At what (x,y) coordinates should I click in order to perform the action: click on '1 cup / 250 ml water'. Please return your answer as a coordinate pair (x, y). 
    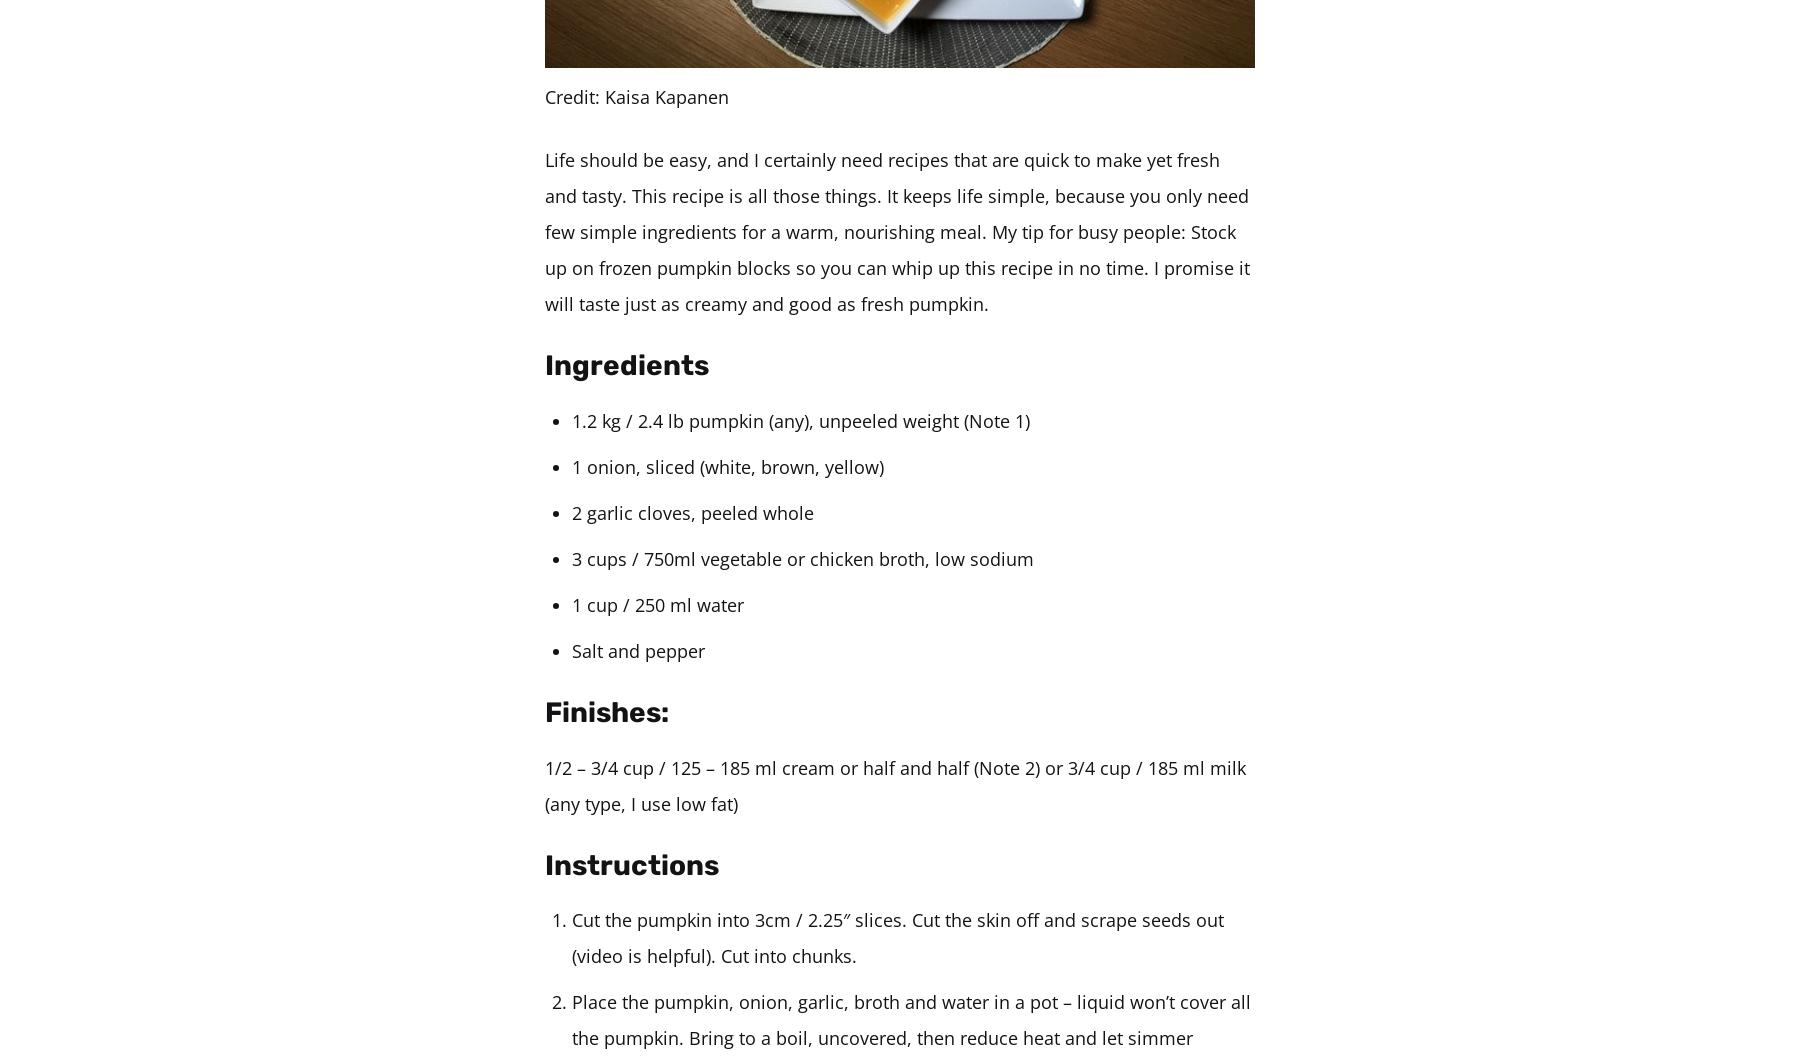
    Looking at the image, I should click on (572, 602).